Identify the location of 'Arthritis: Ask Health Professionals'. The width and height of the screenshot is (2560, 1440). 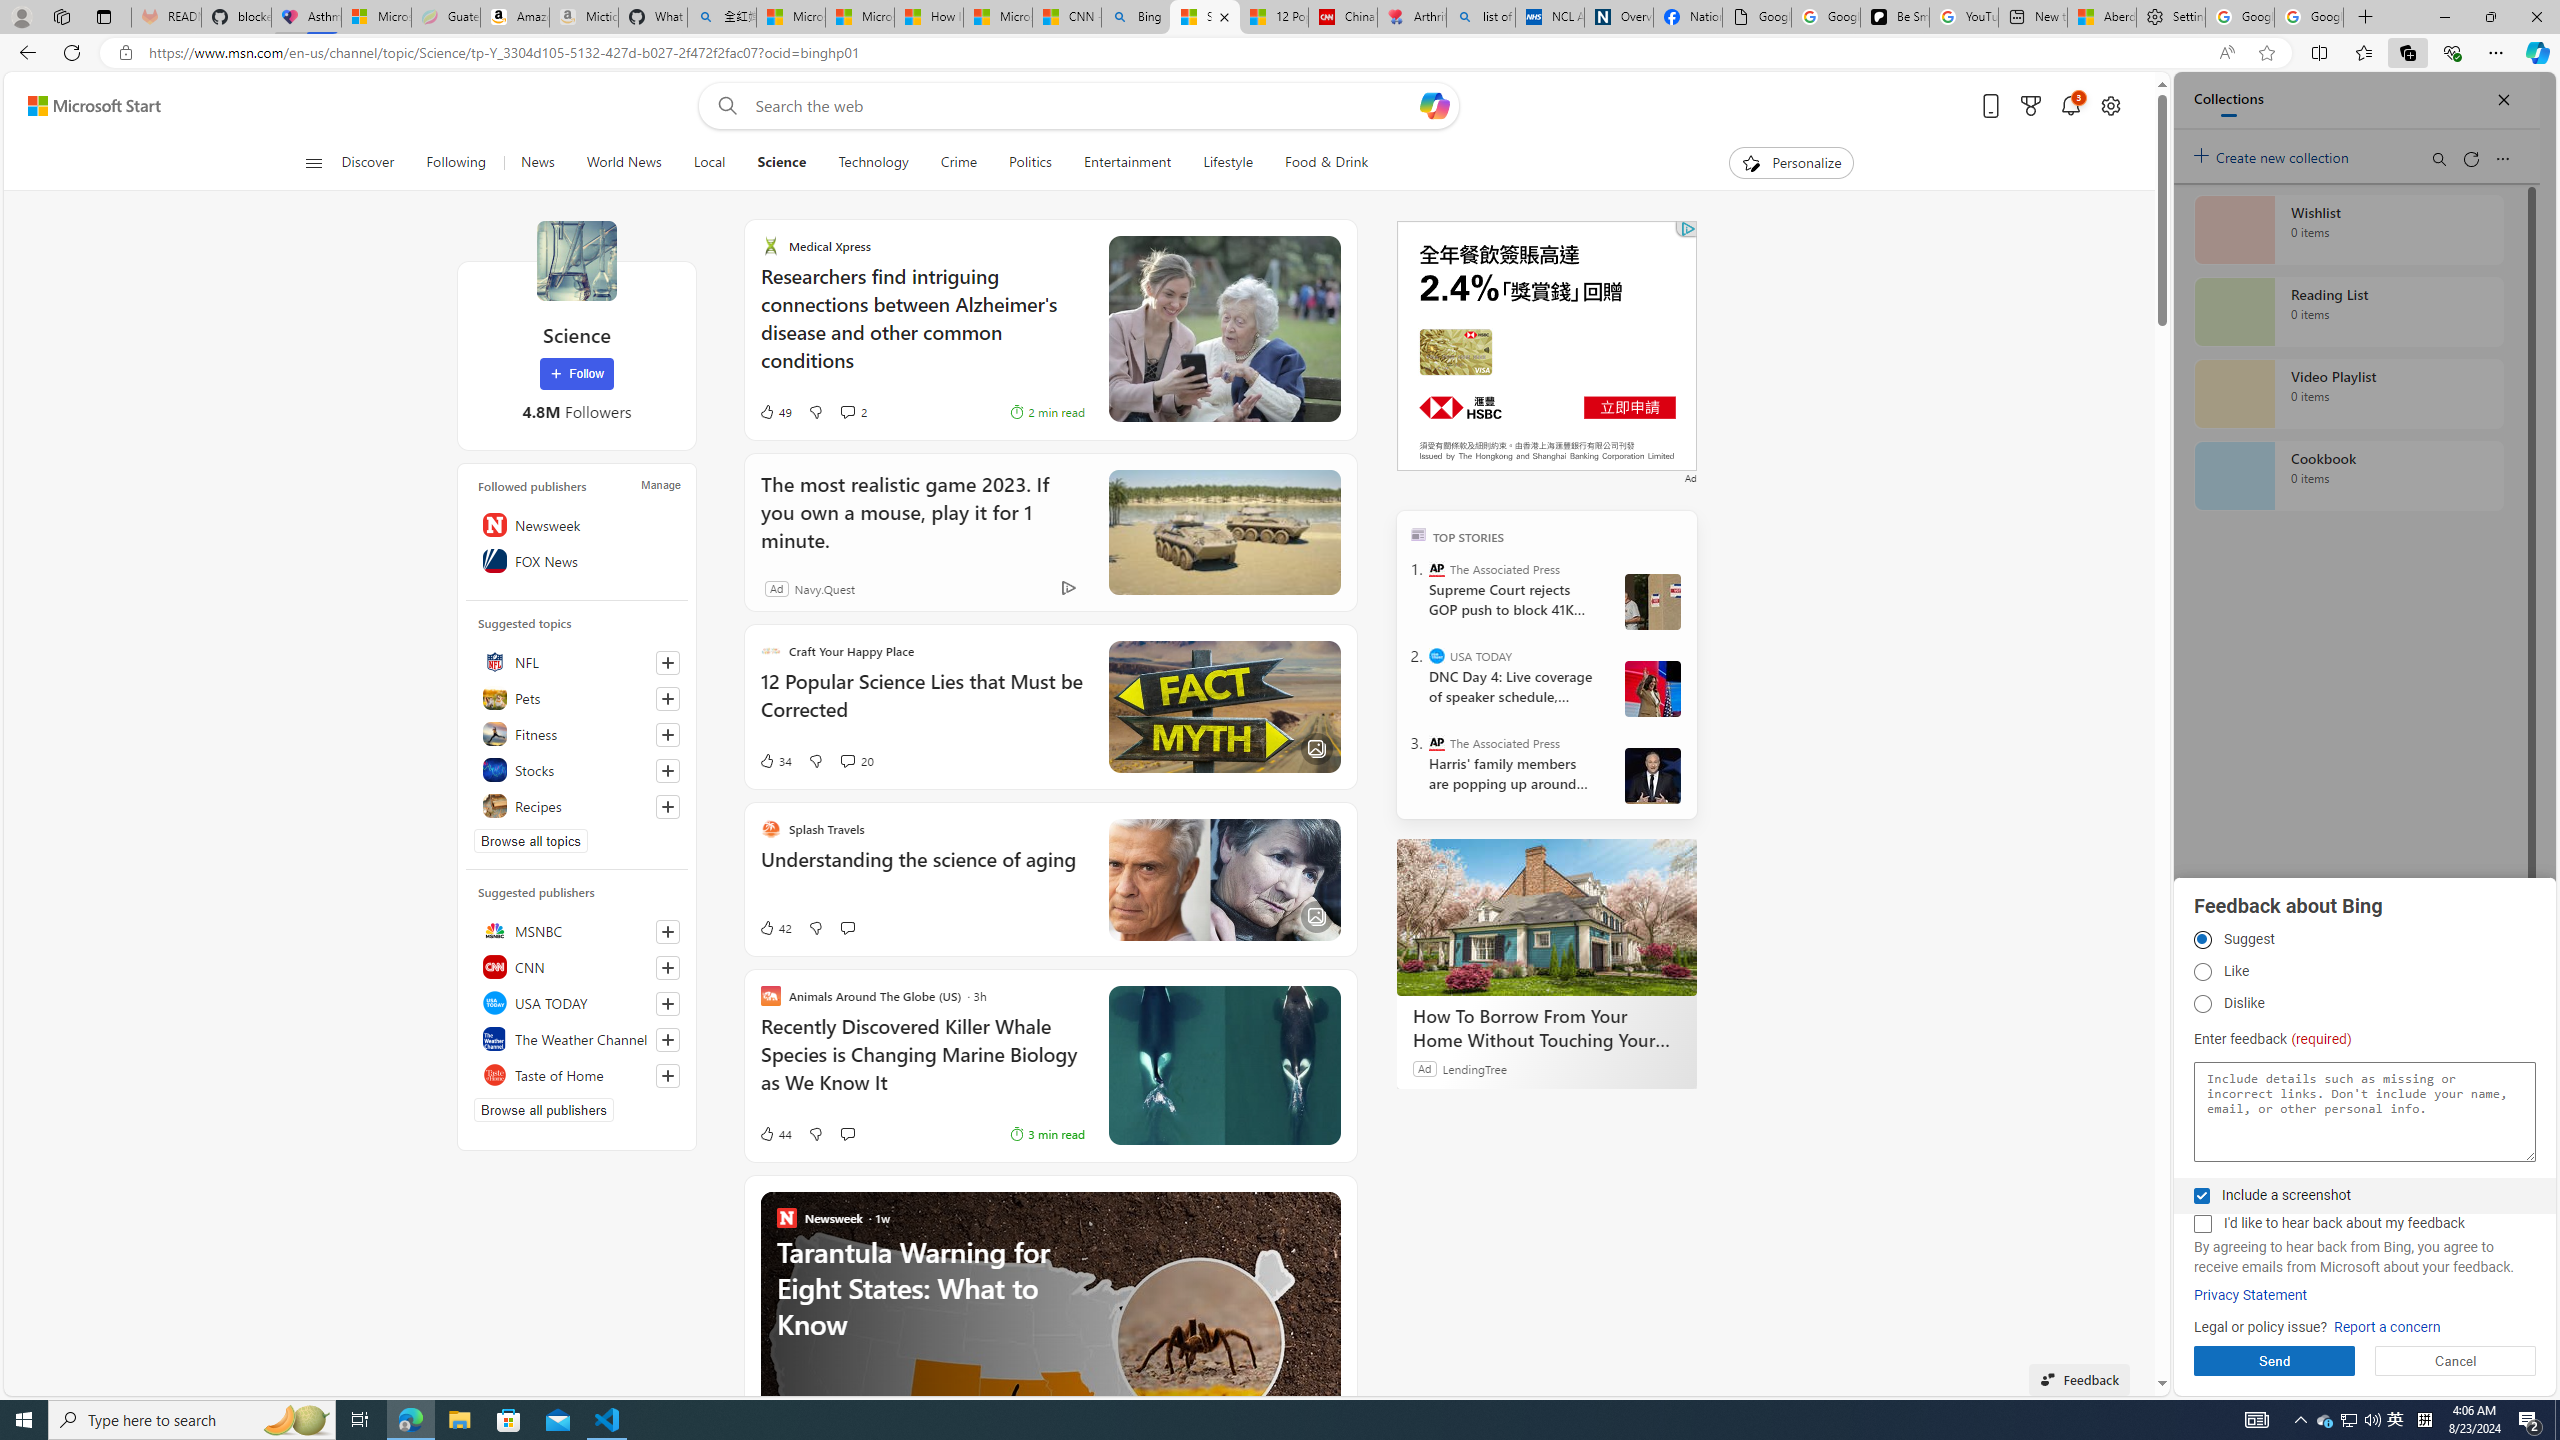
(1410, 16).